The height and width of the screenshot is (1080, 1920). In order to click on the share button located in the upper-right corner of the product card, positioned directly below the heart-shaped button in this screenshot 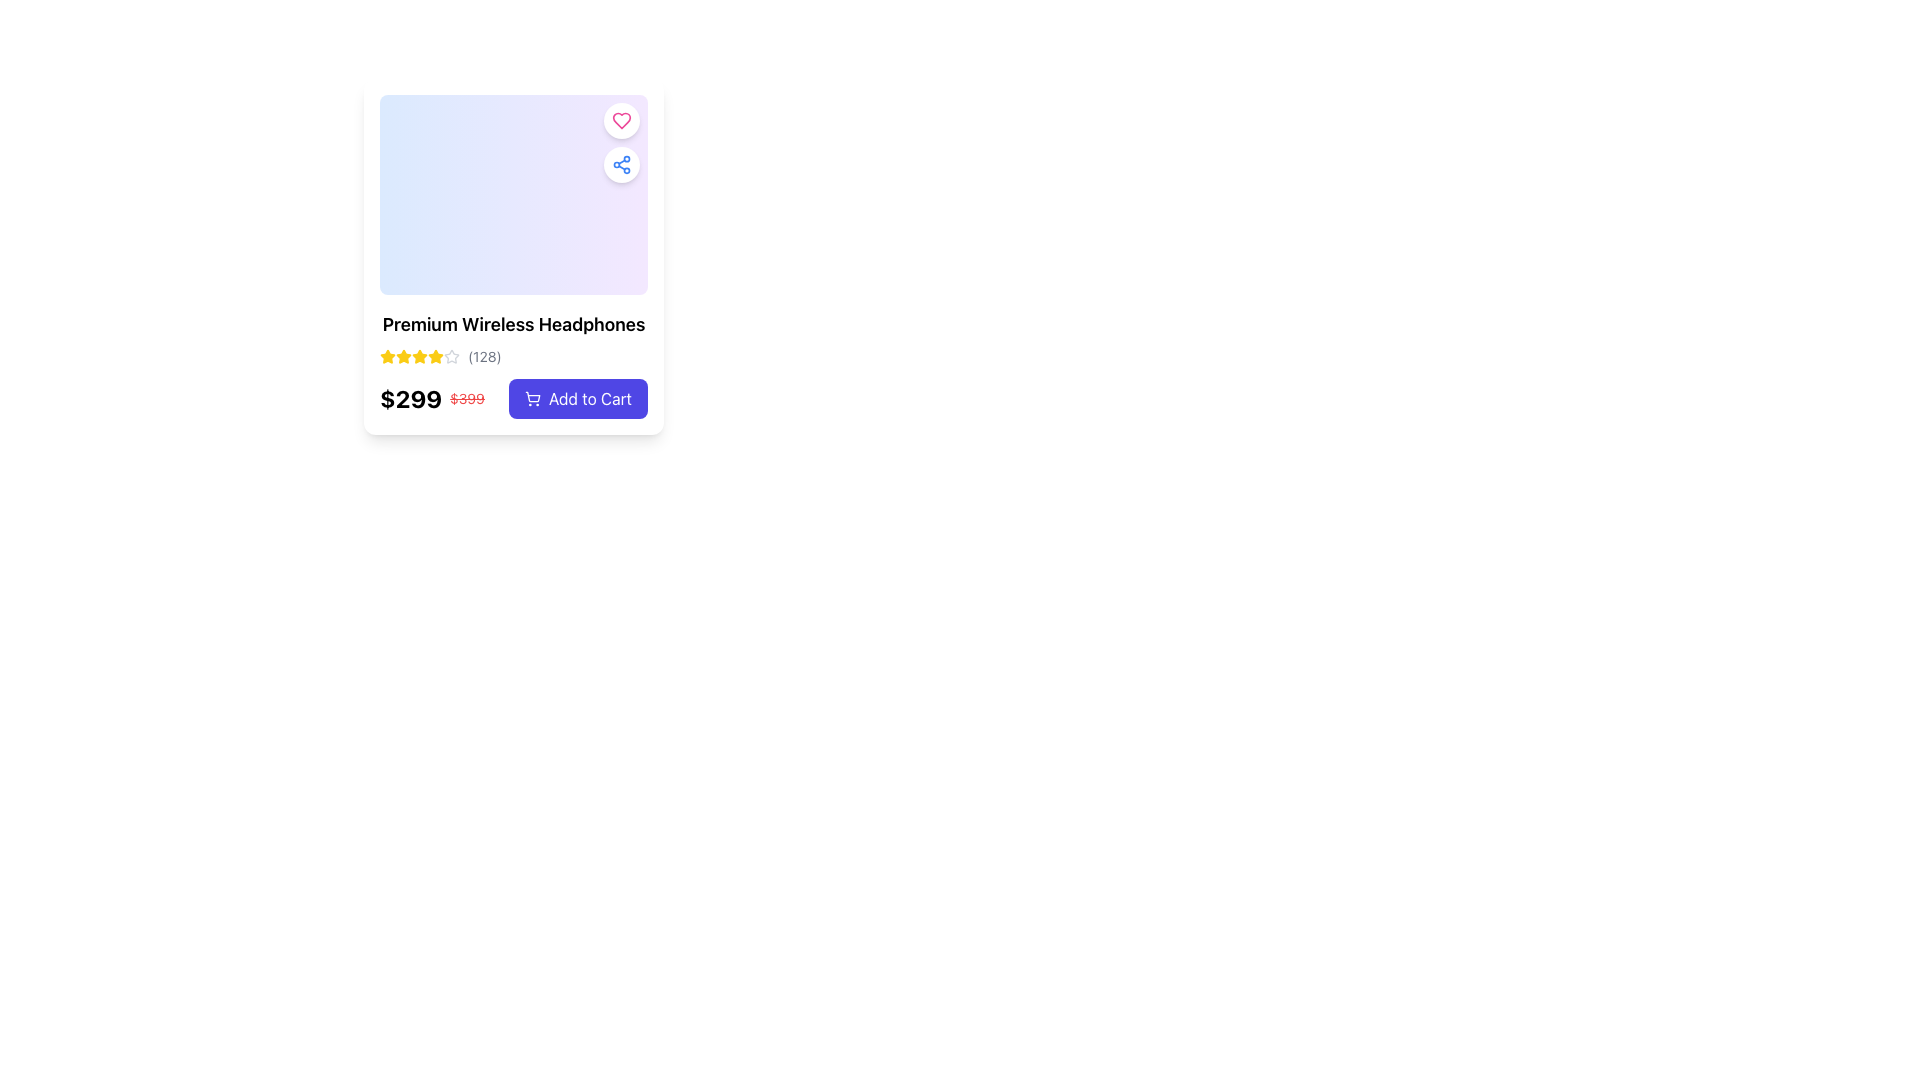, I will do `click(621, 164)`.